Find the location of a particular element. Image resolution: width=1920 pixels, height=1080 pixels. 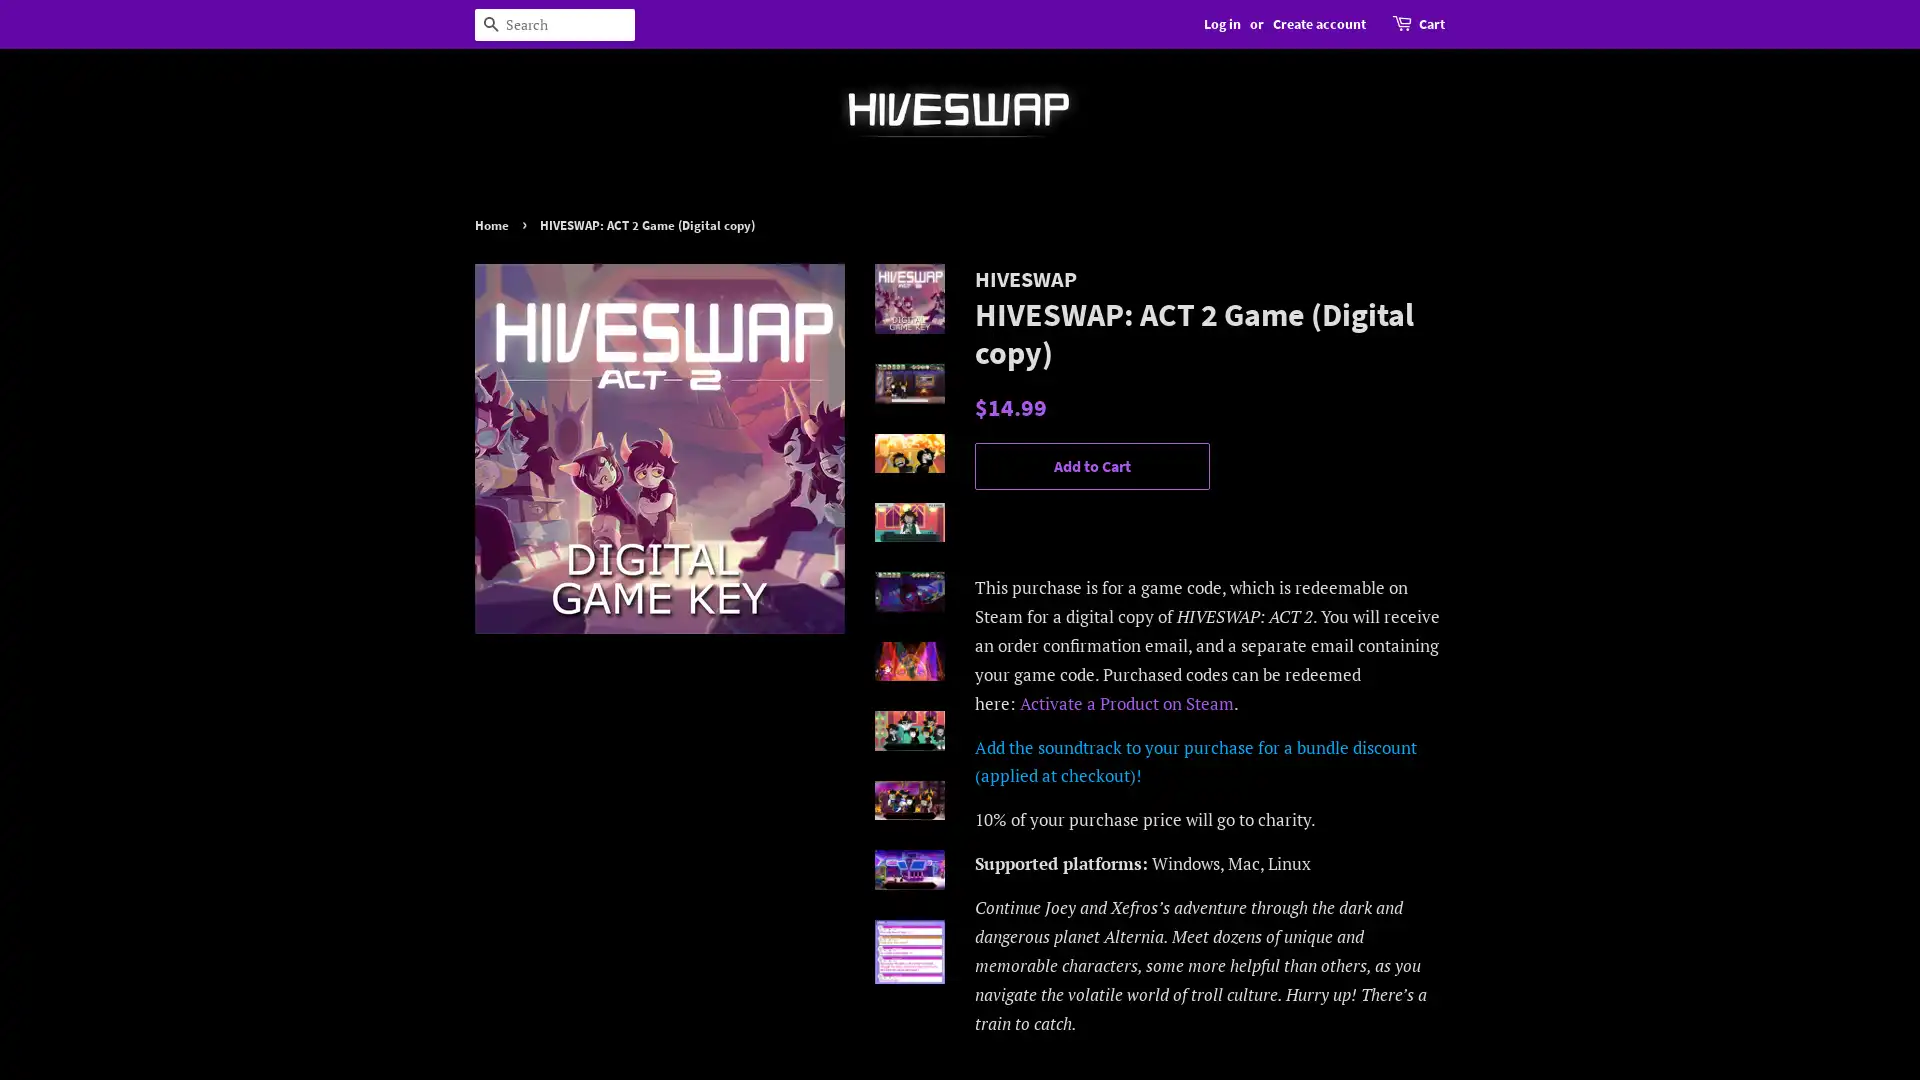

Buy it now is located at coordinates (1091, 522).